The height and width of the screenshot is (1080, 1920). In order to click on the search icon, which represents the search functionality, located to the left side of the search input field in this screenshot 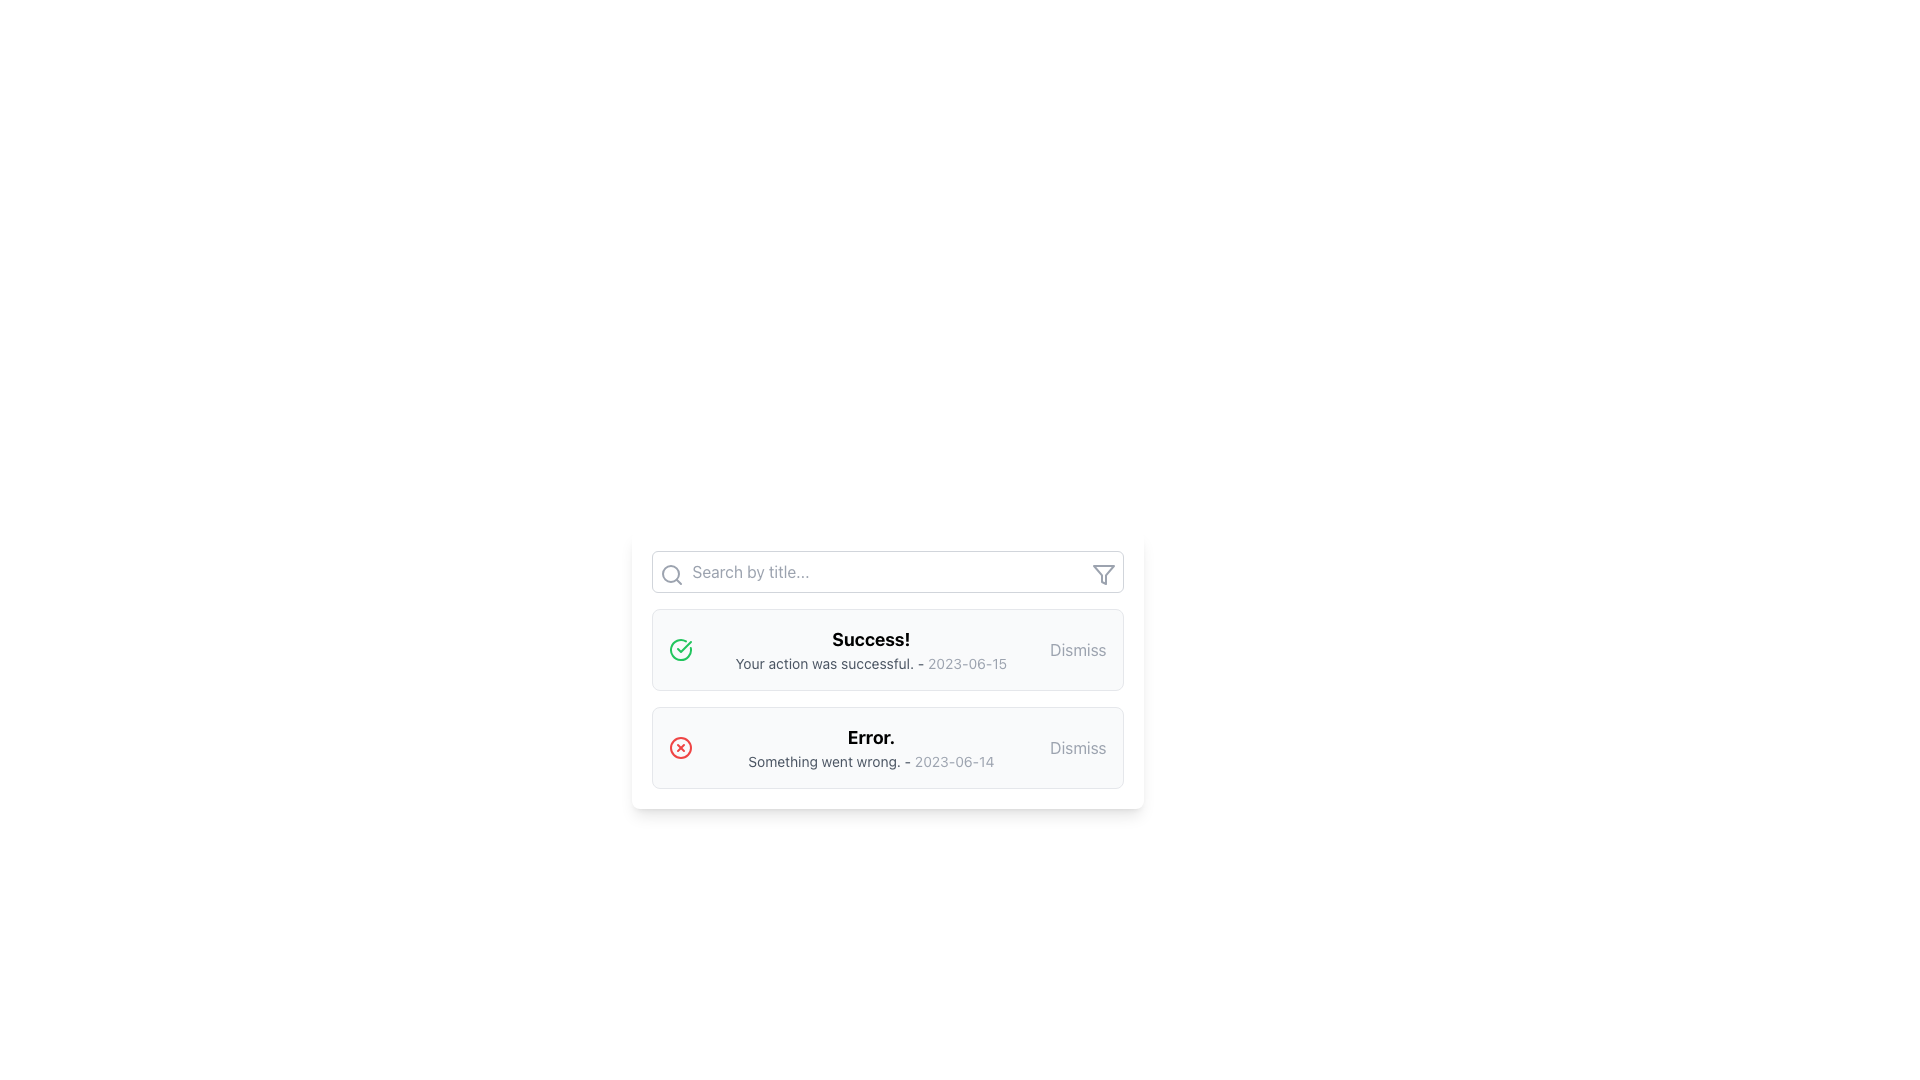, I will do `click(671, 574)`.